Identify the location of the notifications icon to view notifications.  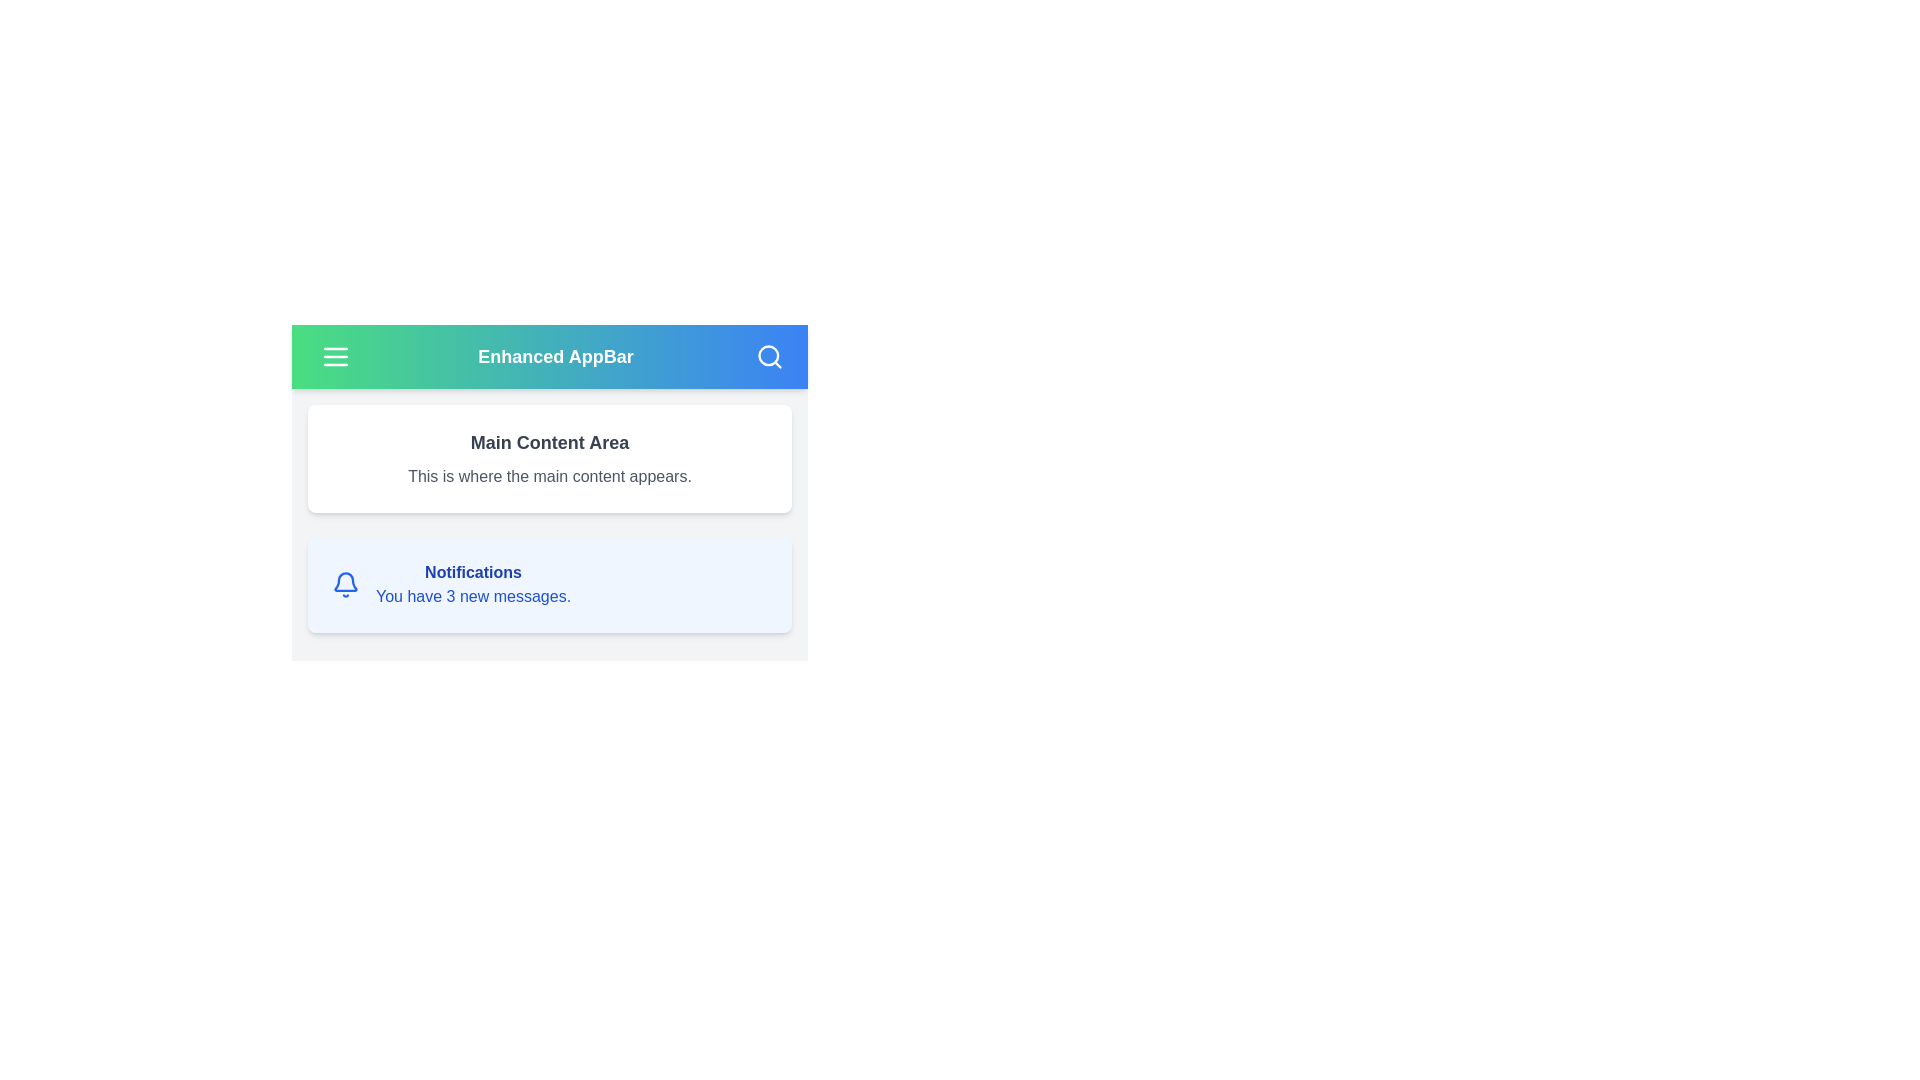
(345, 585).